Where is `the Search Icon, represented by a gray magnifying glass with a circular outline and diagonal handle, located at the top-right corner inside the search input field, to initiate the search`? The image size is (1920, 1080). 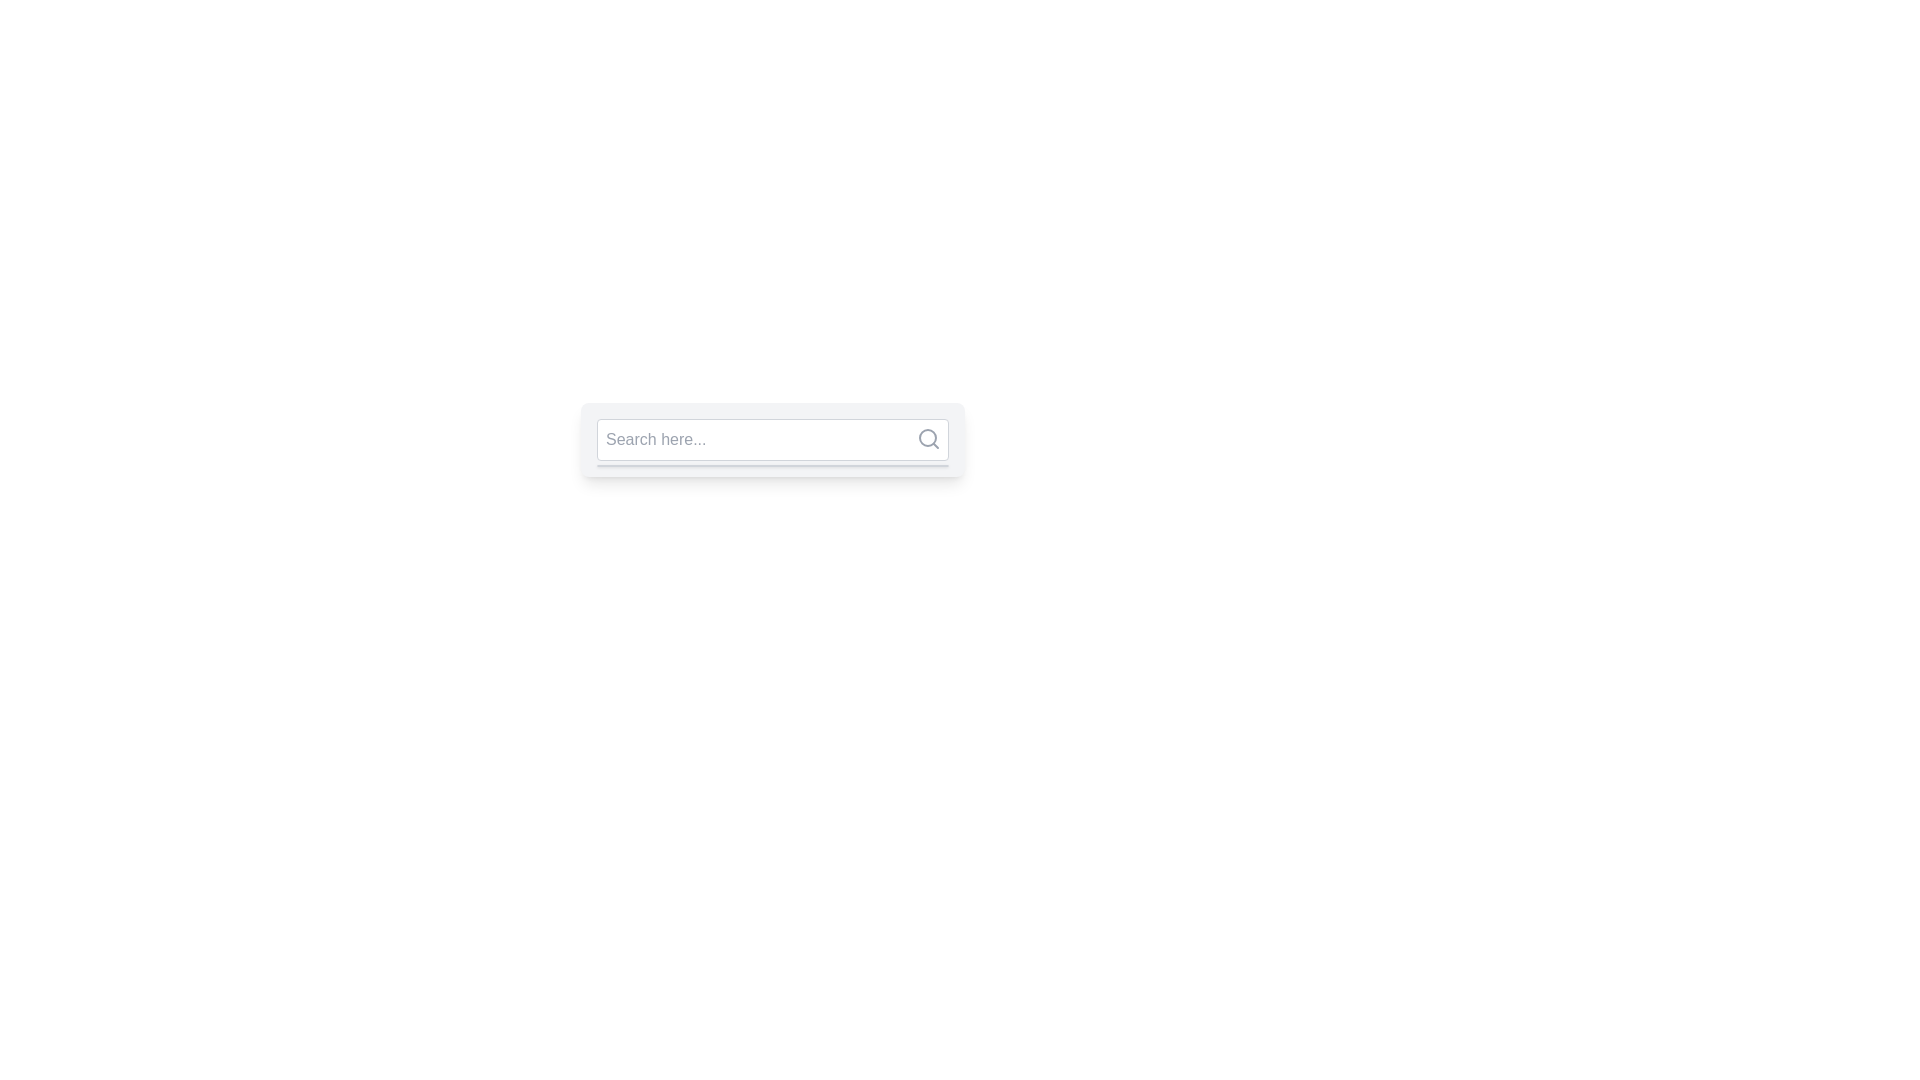
the Search Icon, represented by a gray magnifying glass with a circular outline and diagonal handle, located at the top-right corner inside the search input field, to initiate the search is located at coordinates (928, 438).